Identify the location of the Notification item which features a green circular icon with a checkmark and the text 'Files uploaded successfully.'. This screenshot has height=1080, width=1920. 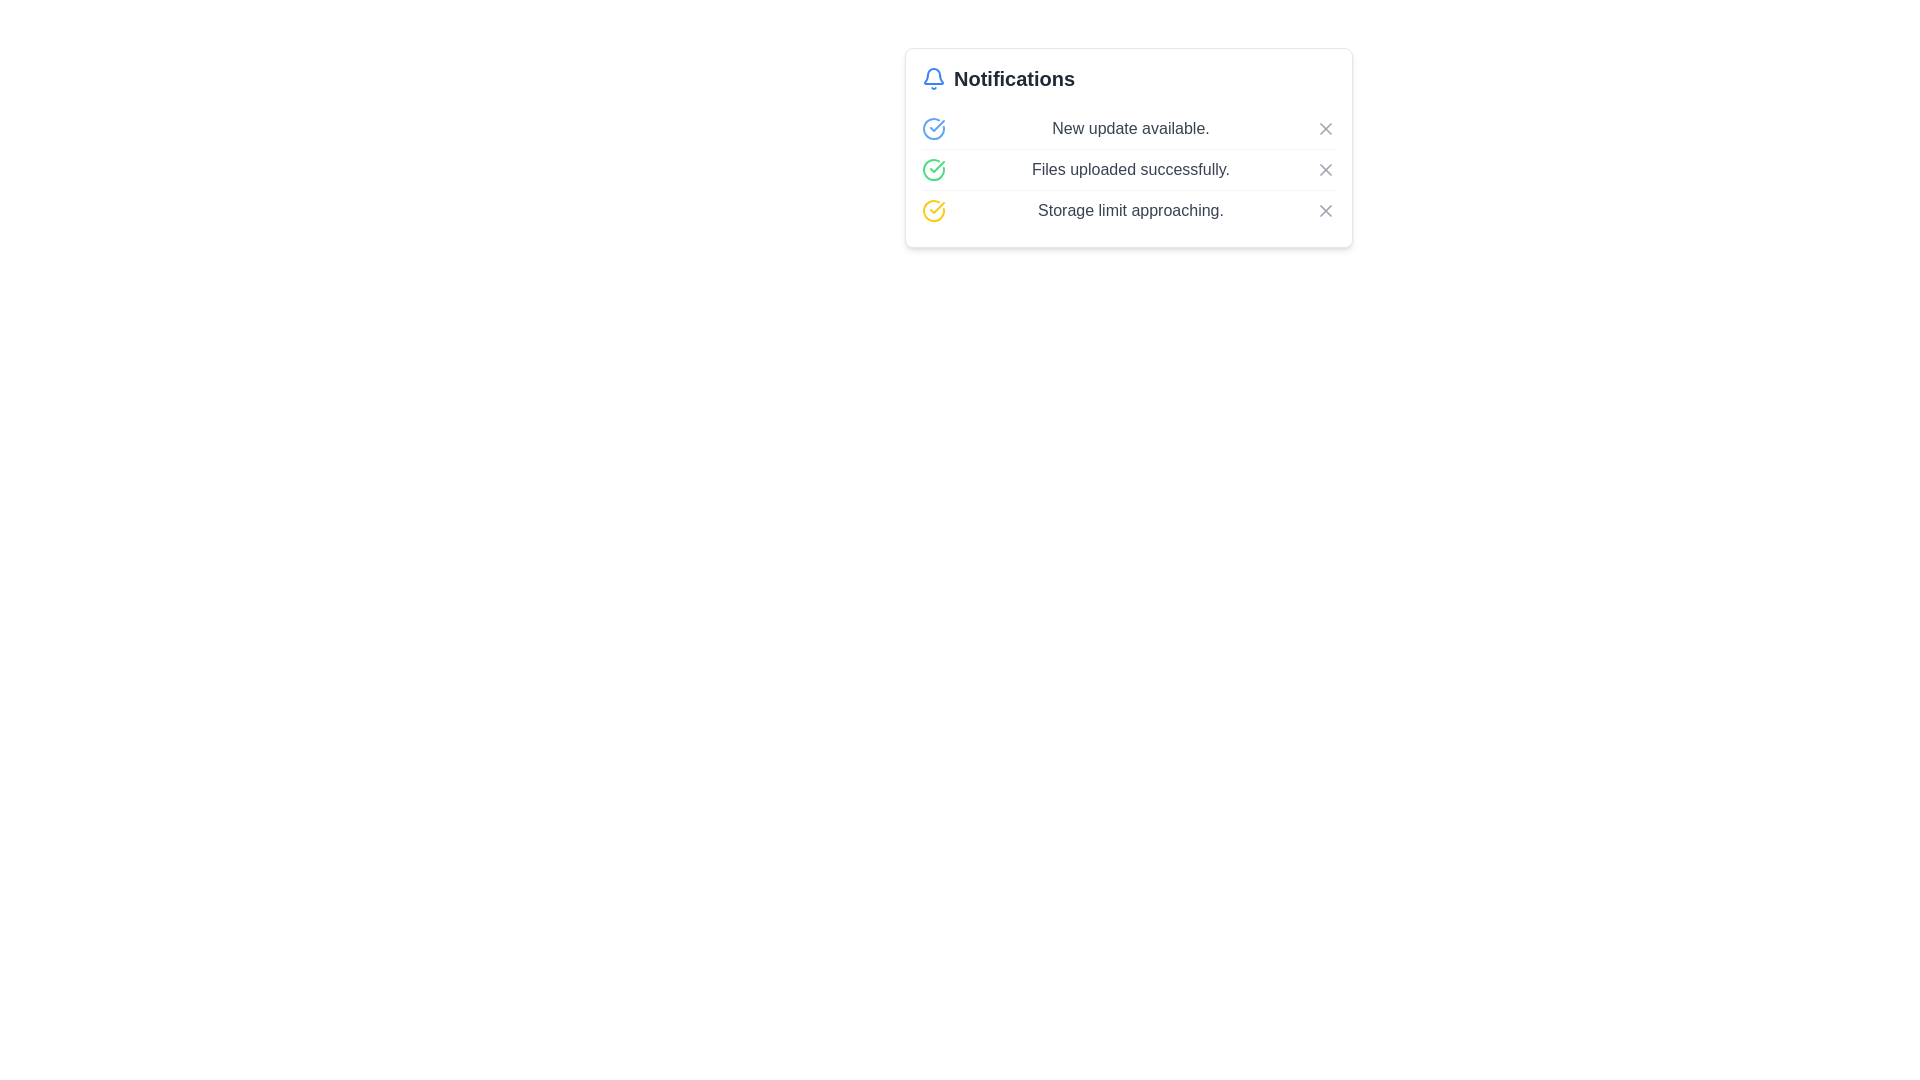
(1128, 168).